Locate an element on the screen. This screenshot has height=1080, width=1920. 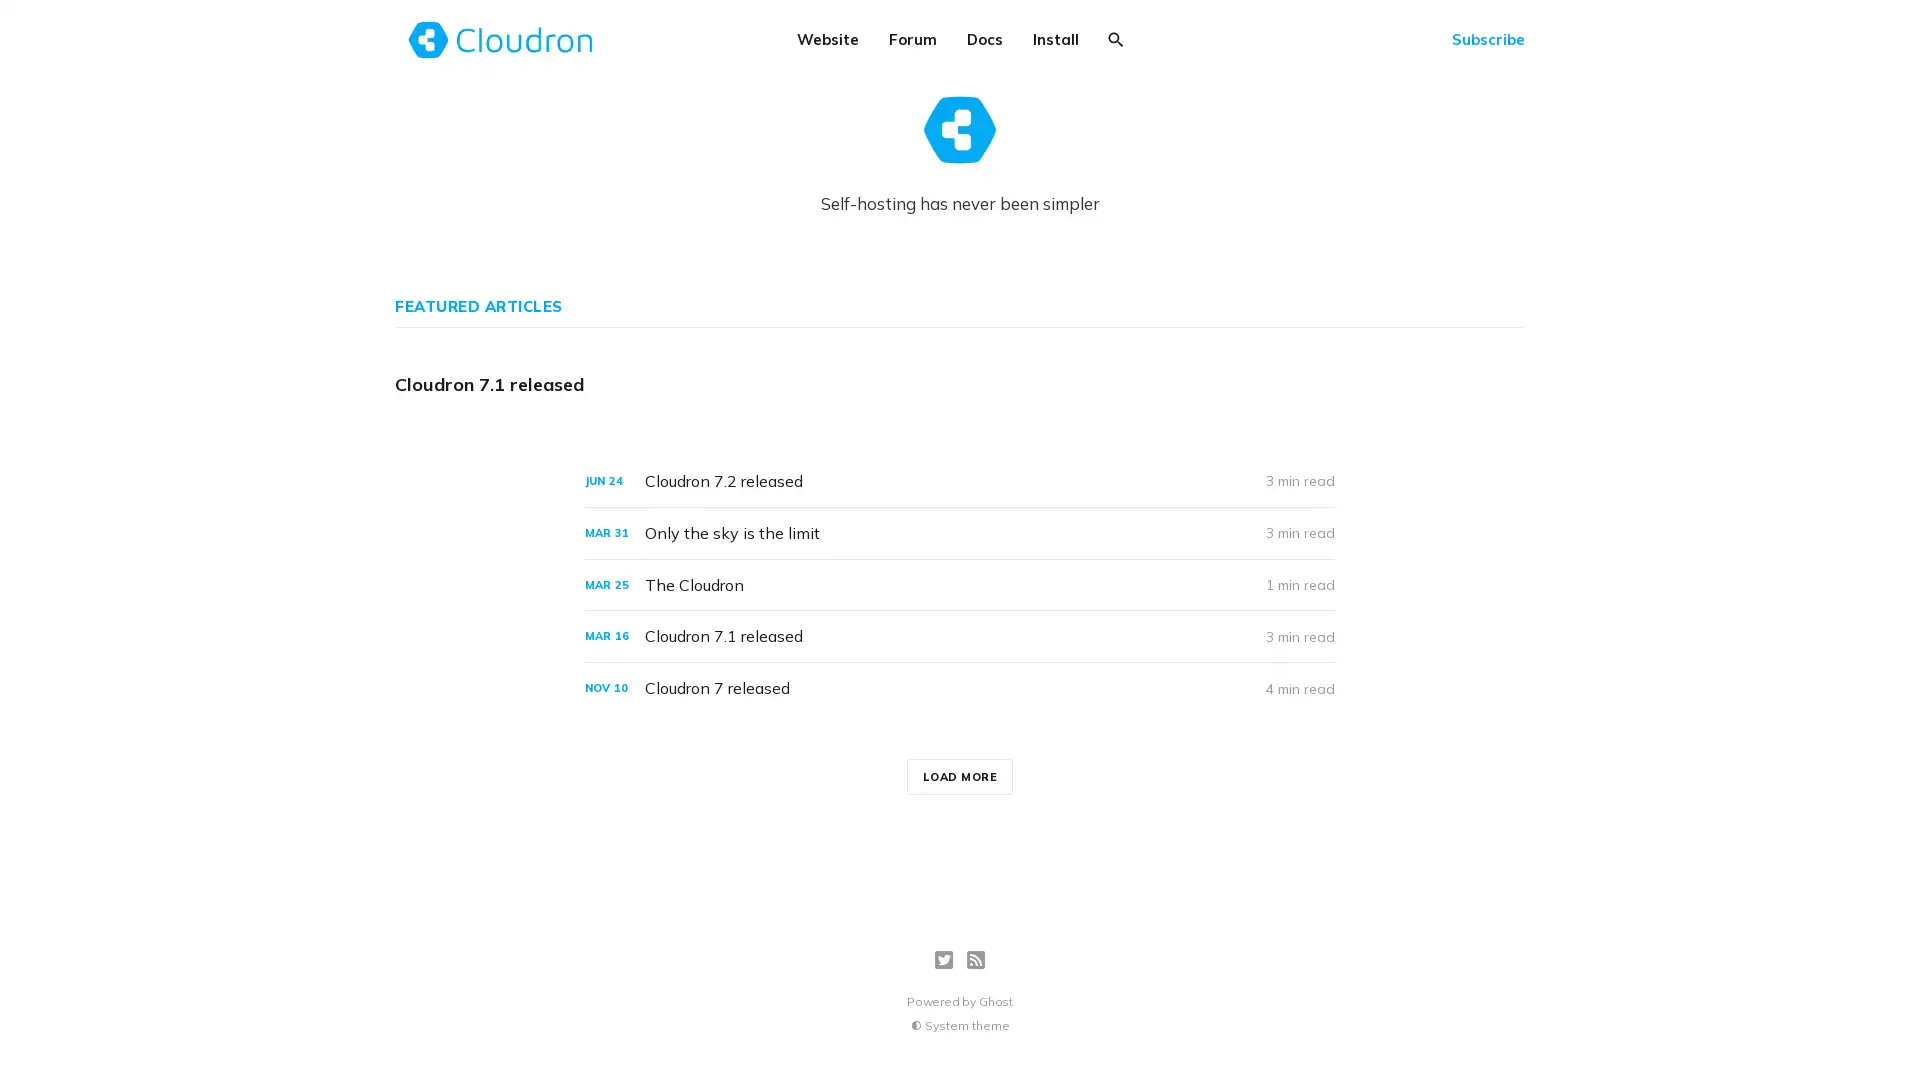
LOAD MORE is located at coordinates (958, 775).